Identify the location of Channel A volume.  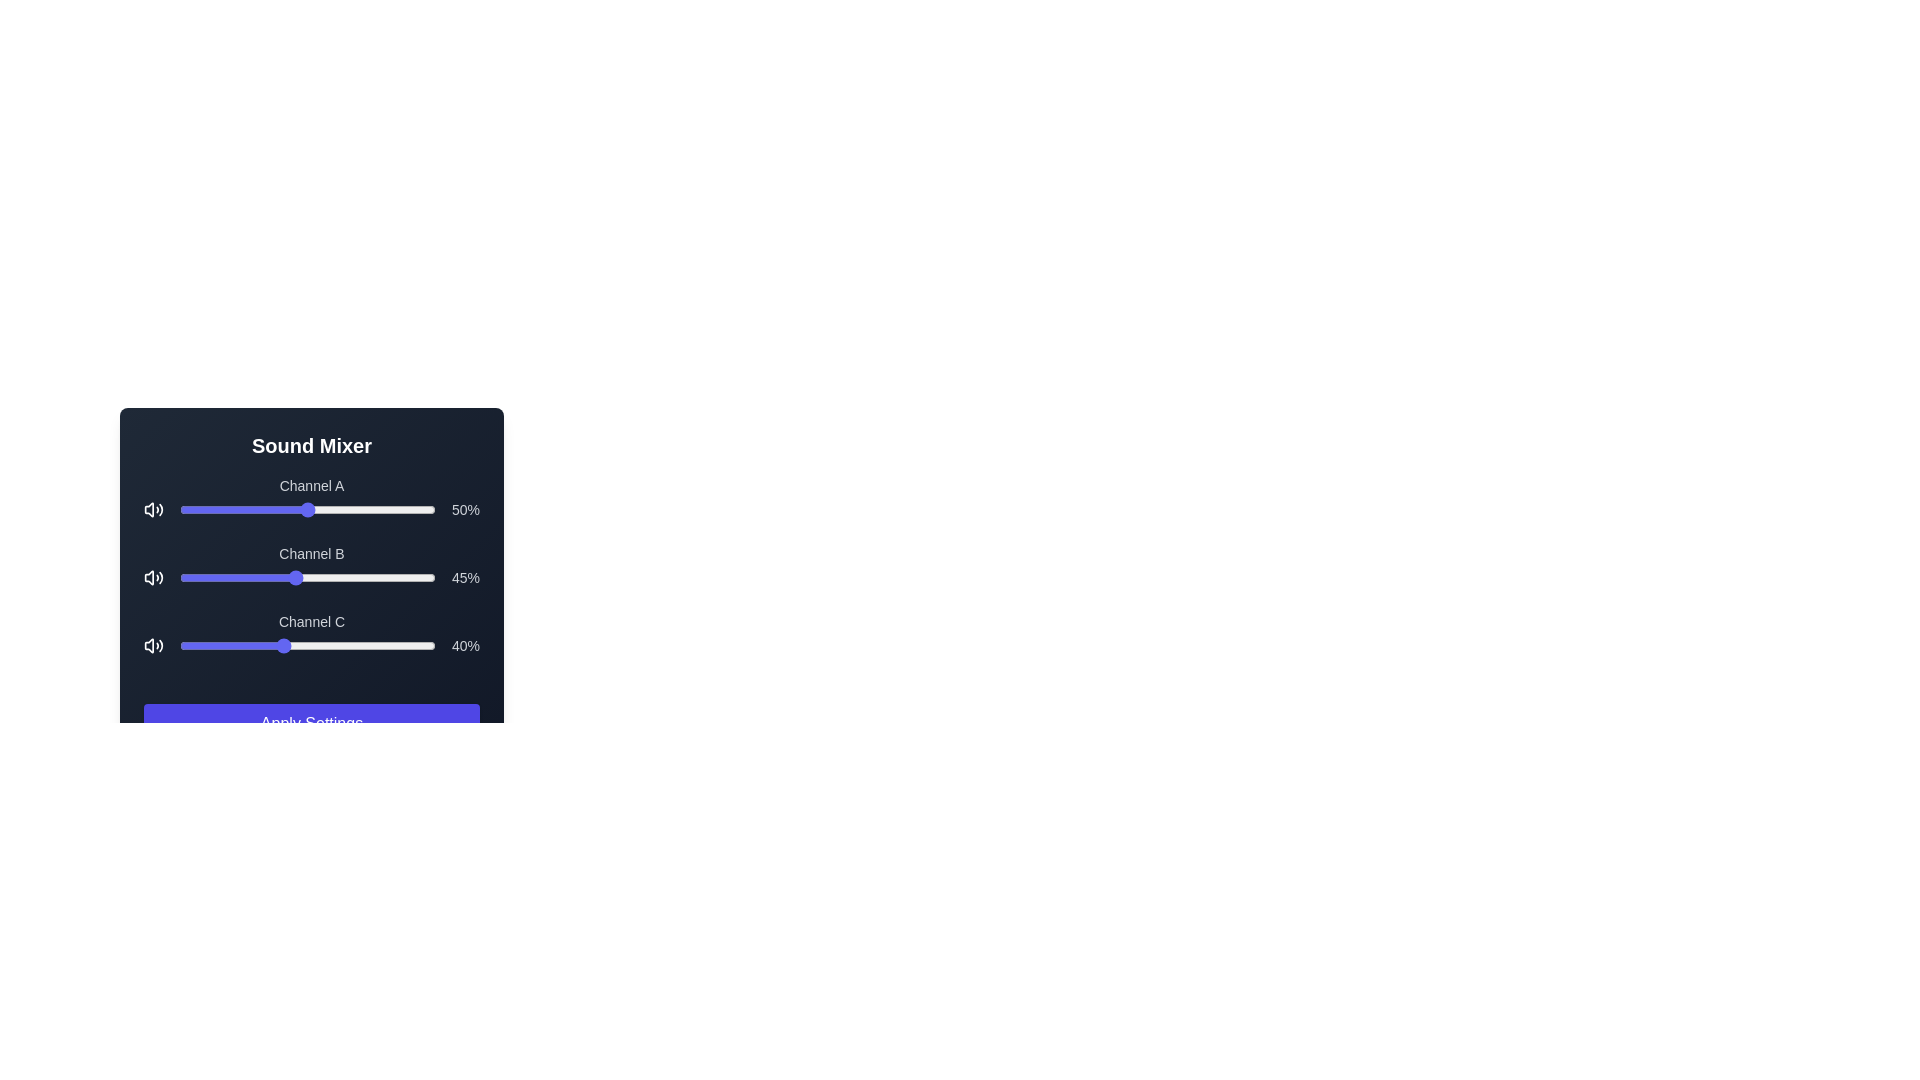
(208, 508).